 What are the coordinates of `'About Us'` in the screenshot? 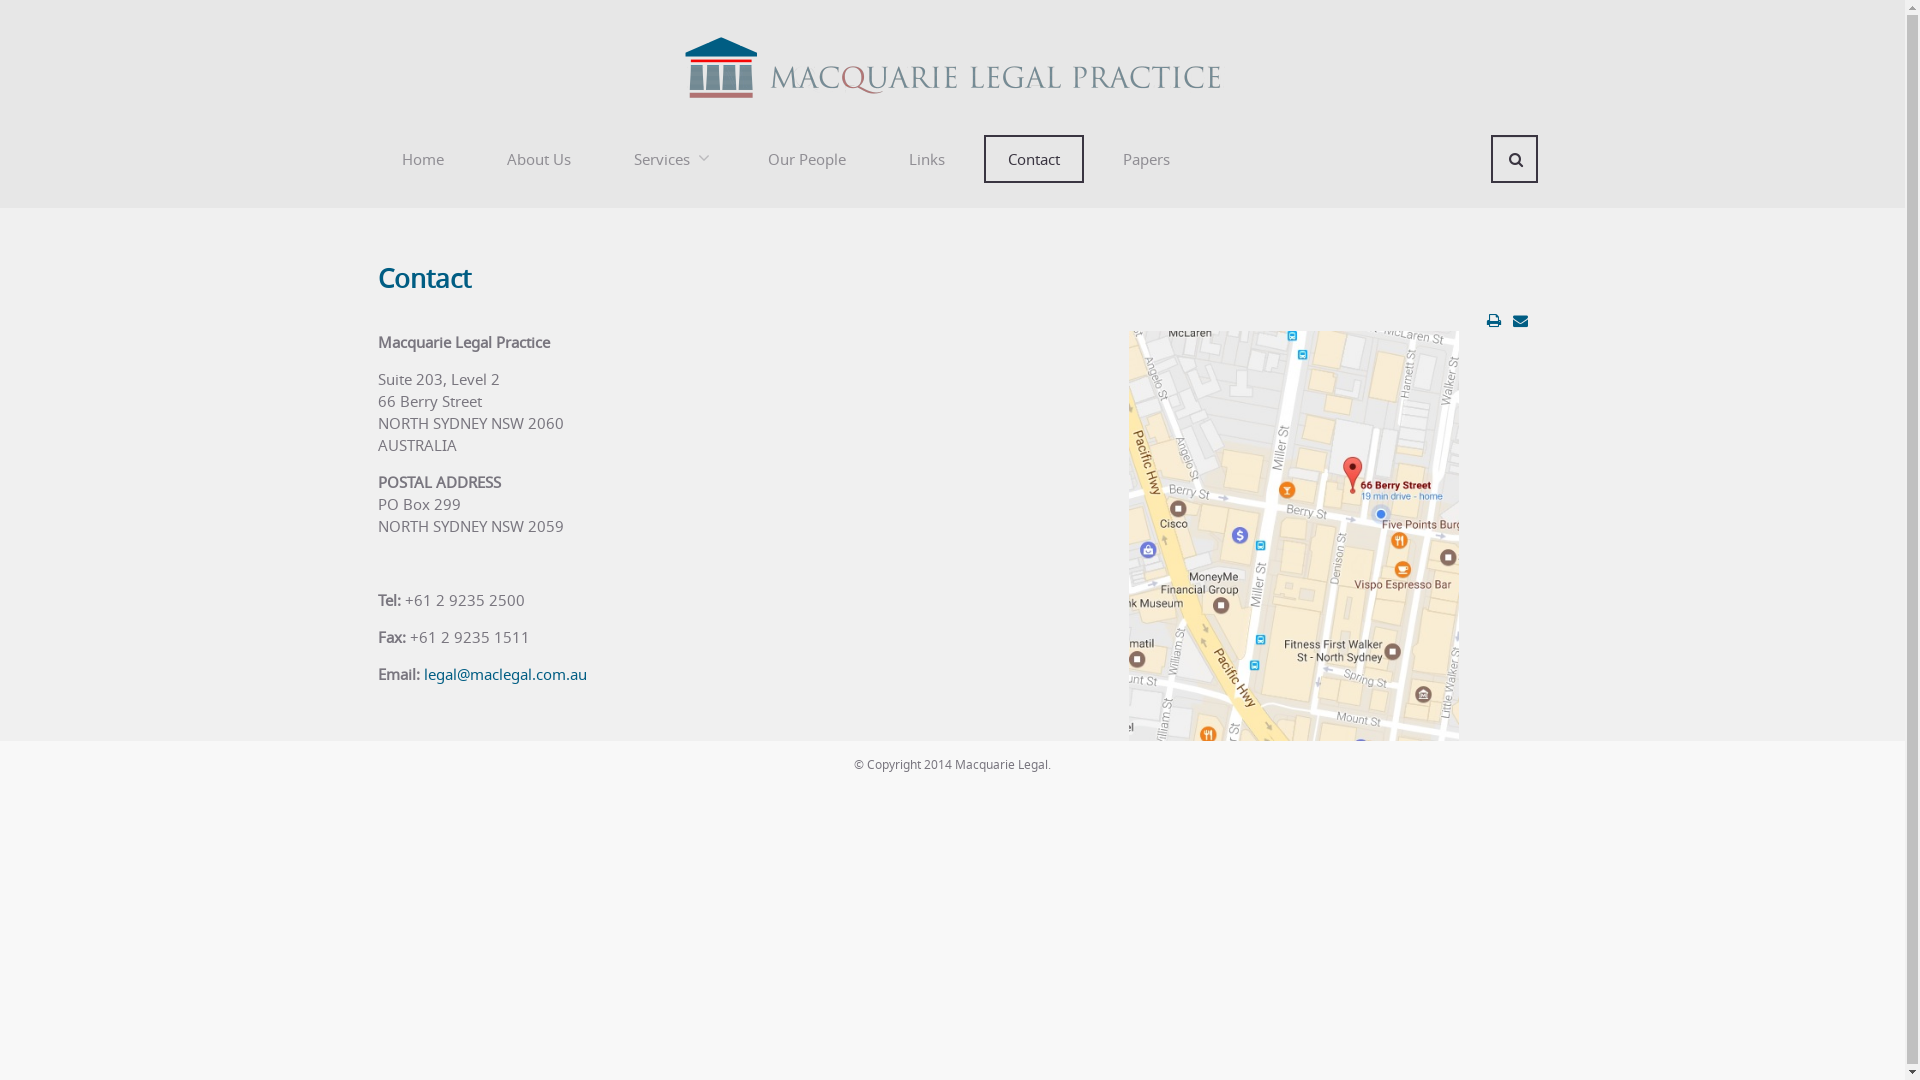 It's located at (484, 157).